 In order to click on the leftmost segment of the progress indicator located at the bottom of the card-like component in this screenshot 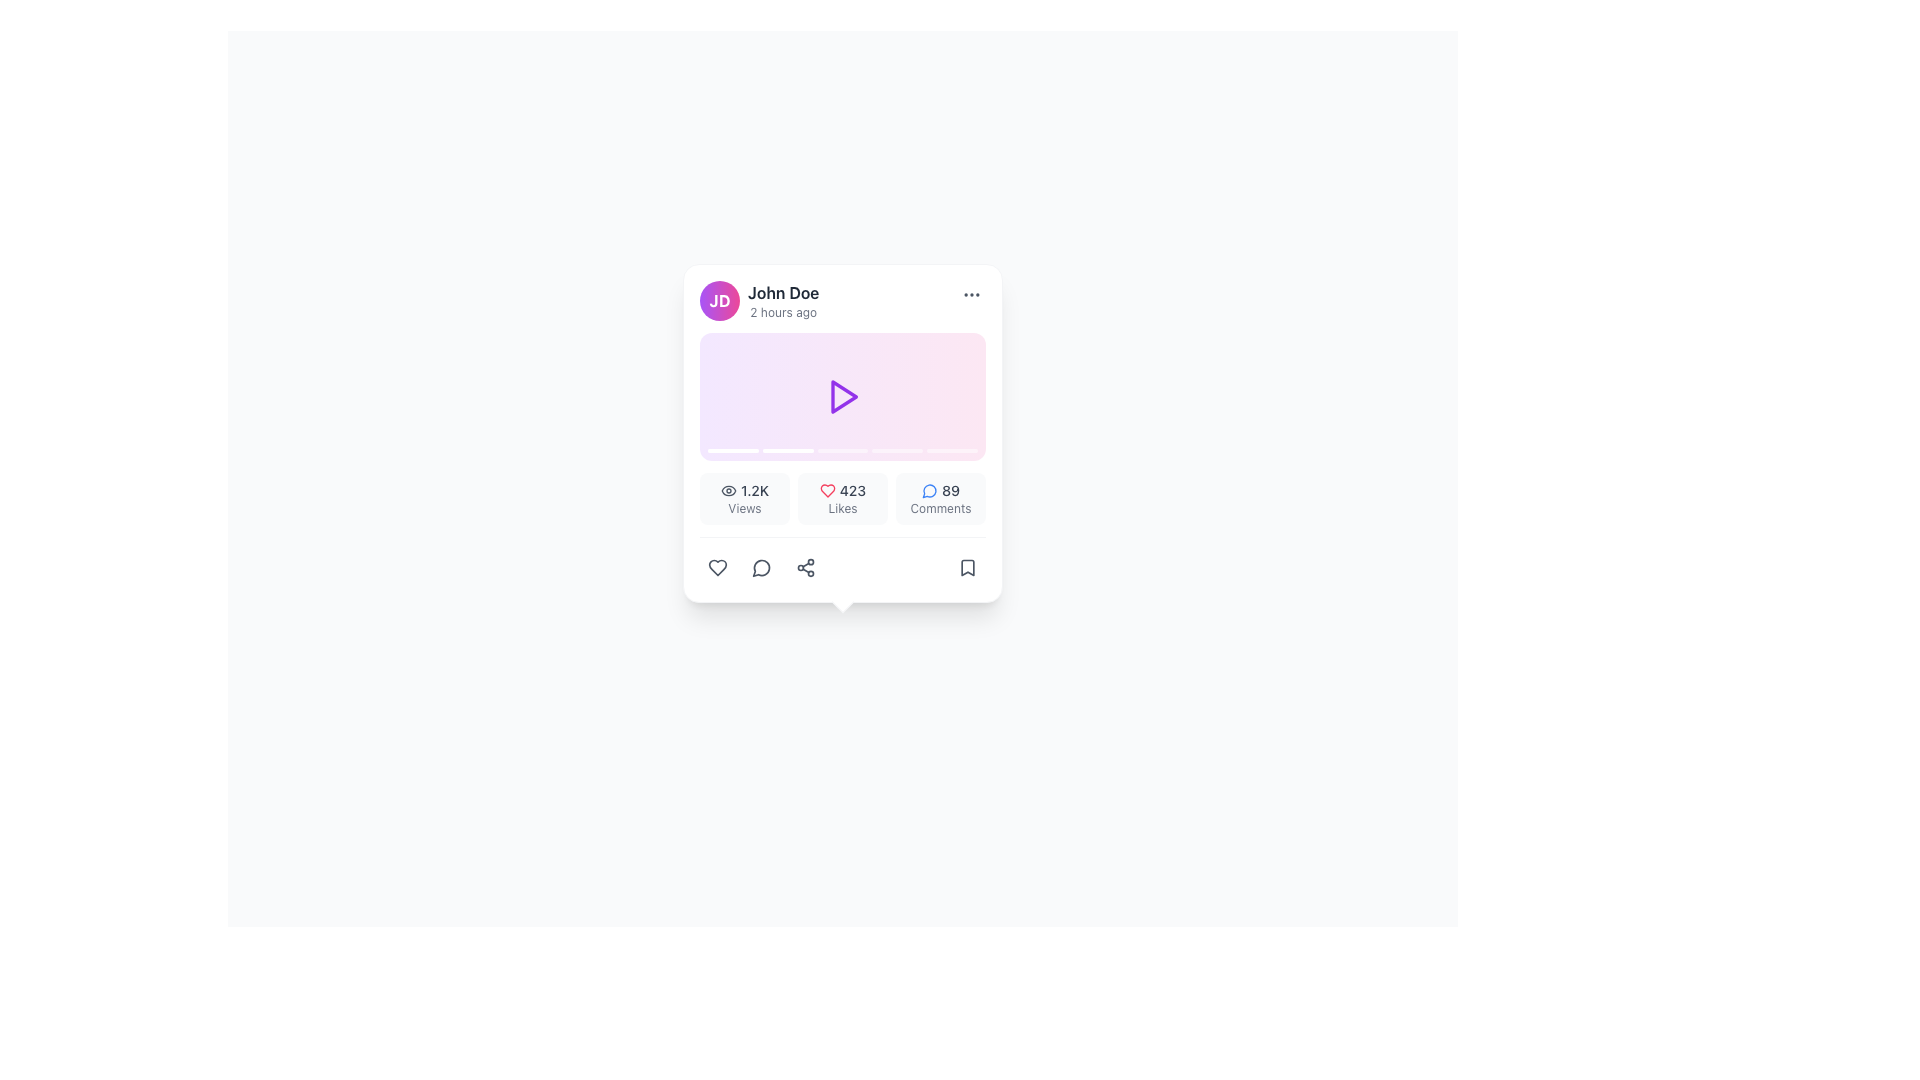, I will do `click(732, 451)`.